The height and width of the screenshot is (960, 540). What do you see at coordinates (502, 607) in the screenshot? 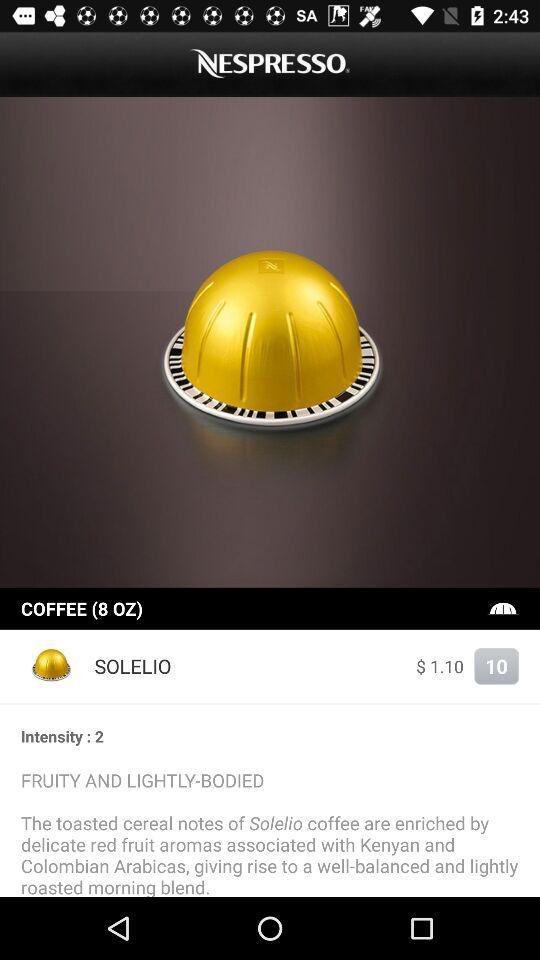
I see `the icon on the right` at bounding box center [502, 607].